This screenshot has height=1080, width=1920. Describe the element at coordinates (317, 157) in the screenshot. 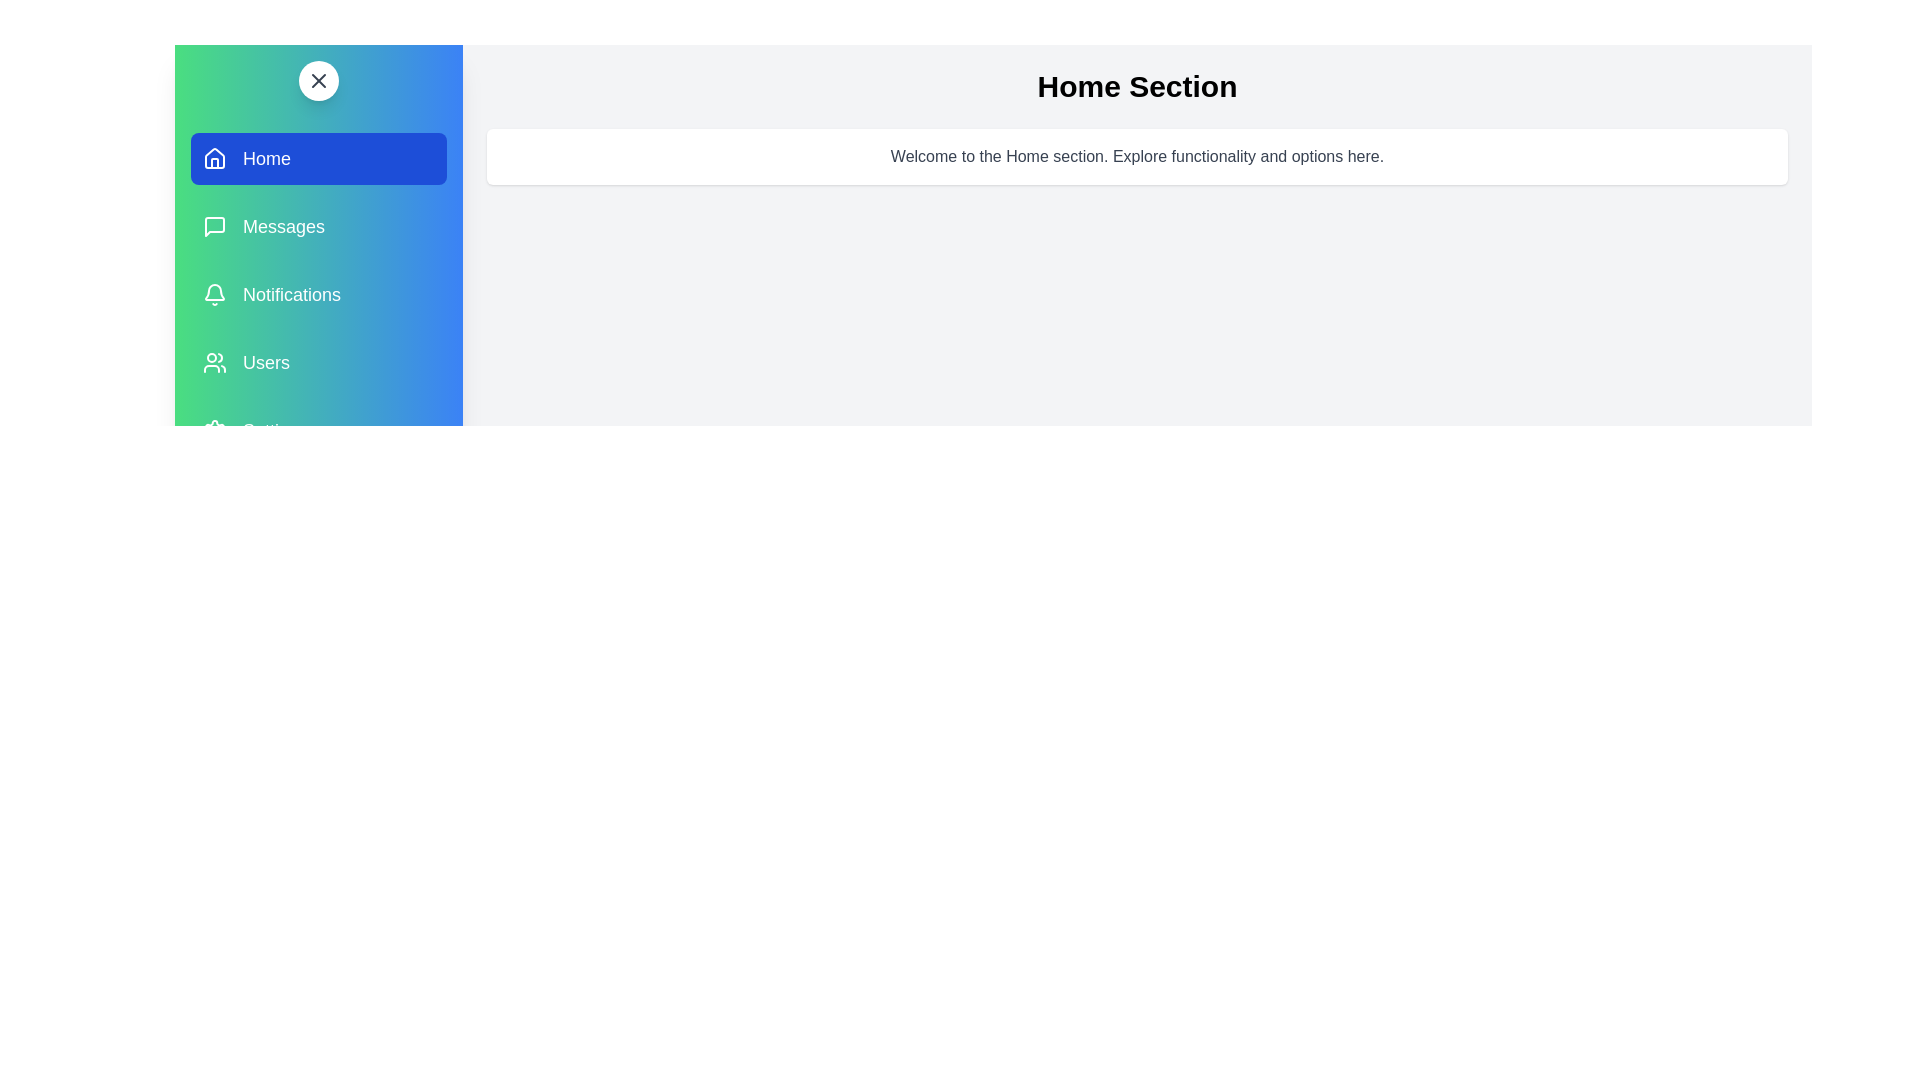

I see `the menu item Home by clicking on it` at that location.